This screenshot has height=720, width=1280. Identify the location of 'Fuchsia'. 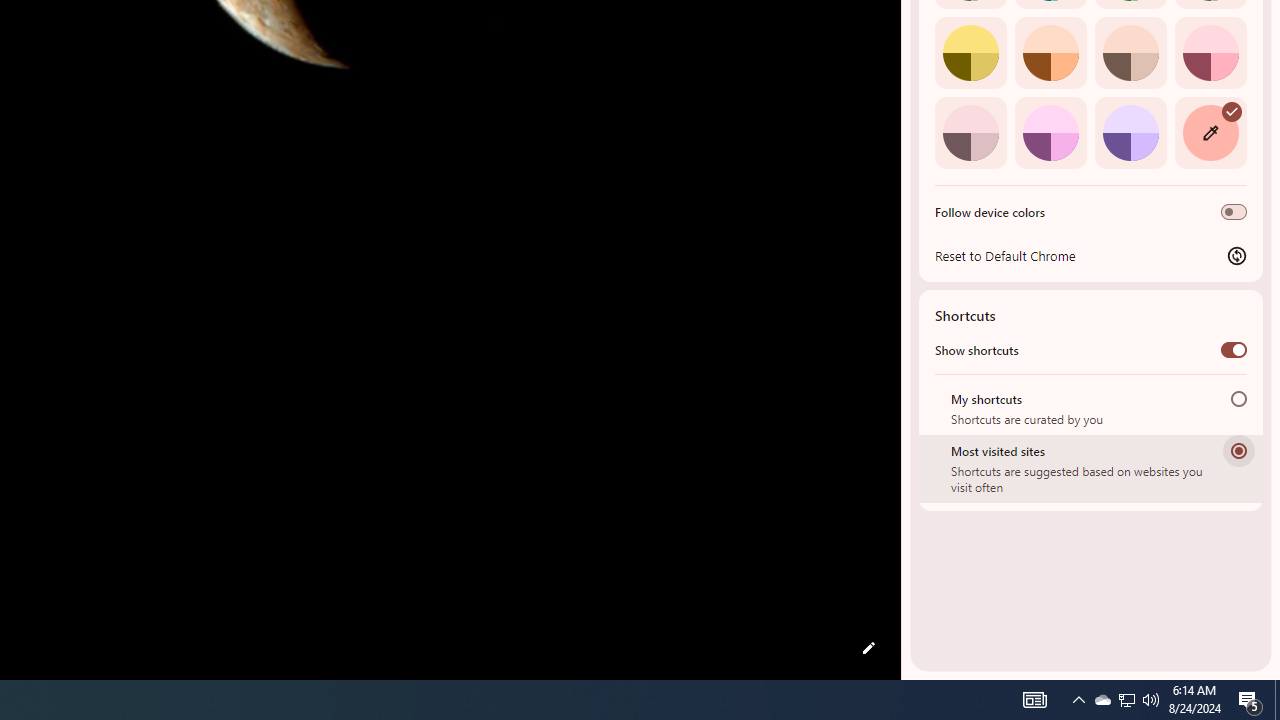
(1049, 132).